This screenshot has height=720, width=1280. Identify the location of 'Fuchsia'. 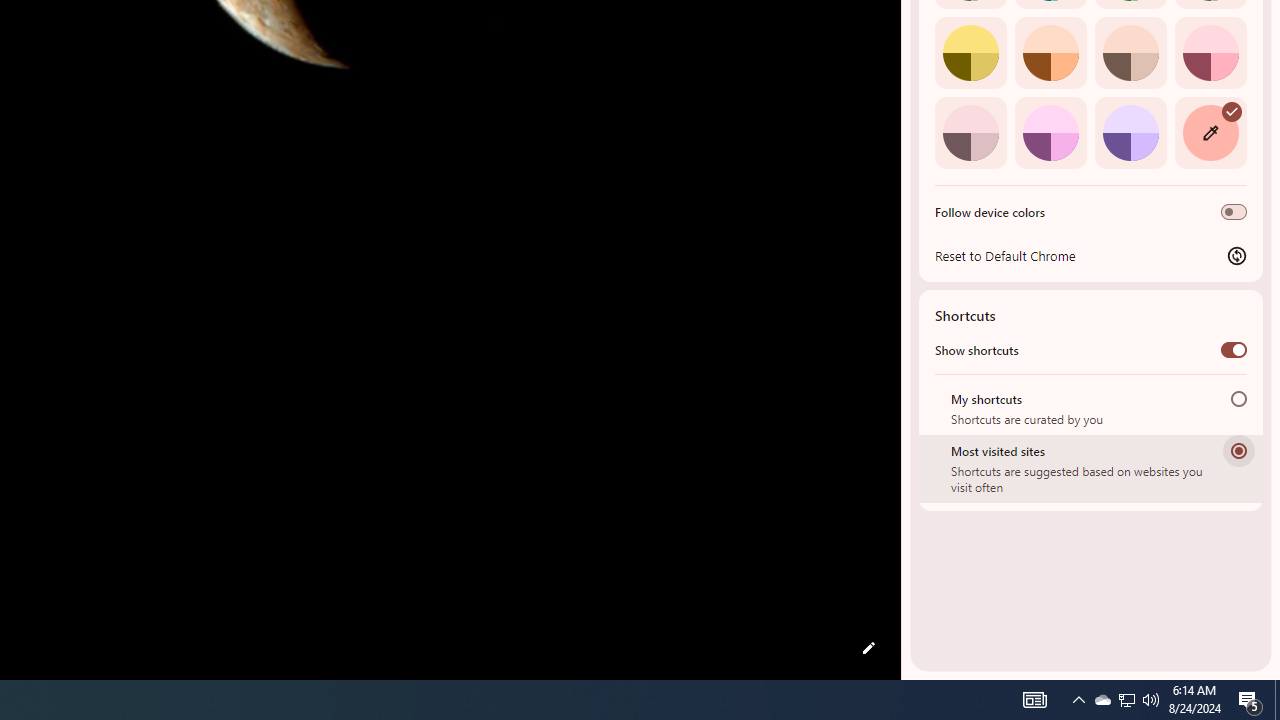
(1049, 132).